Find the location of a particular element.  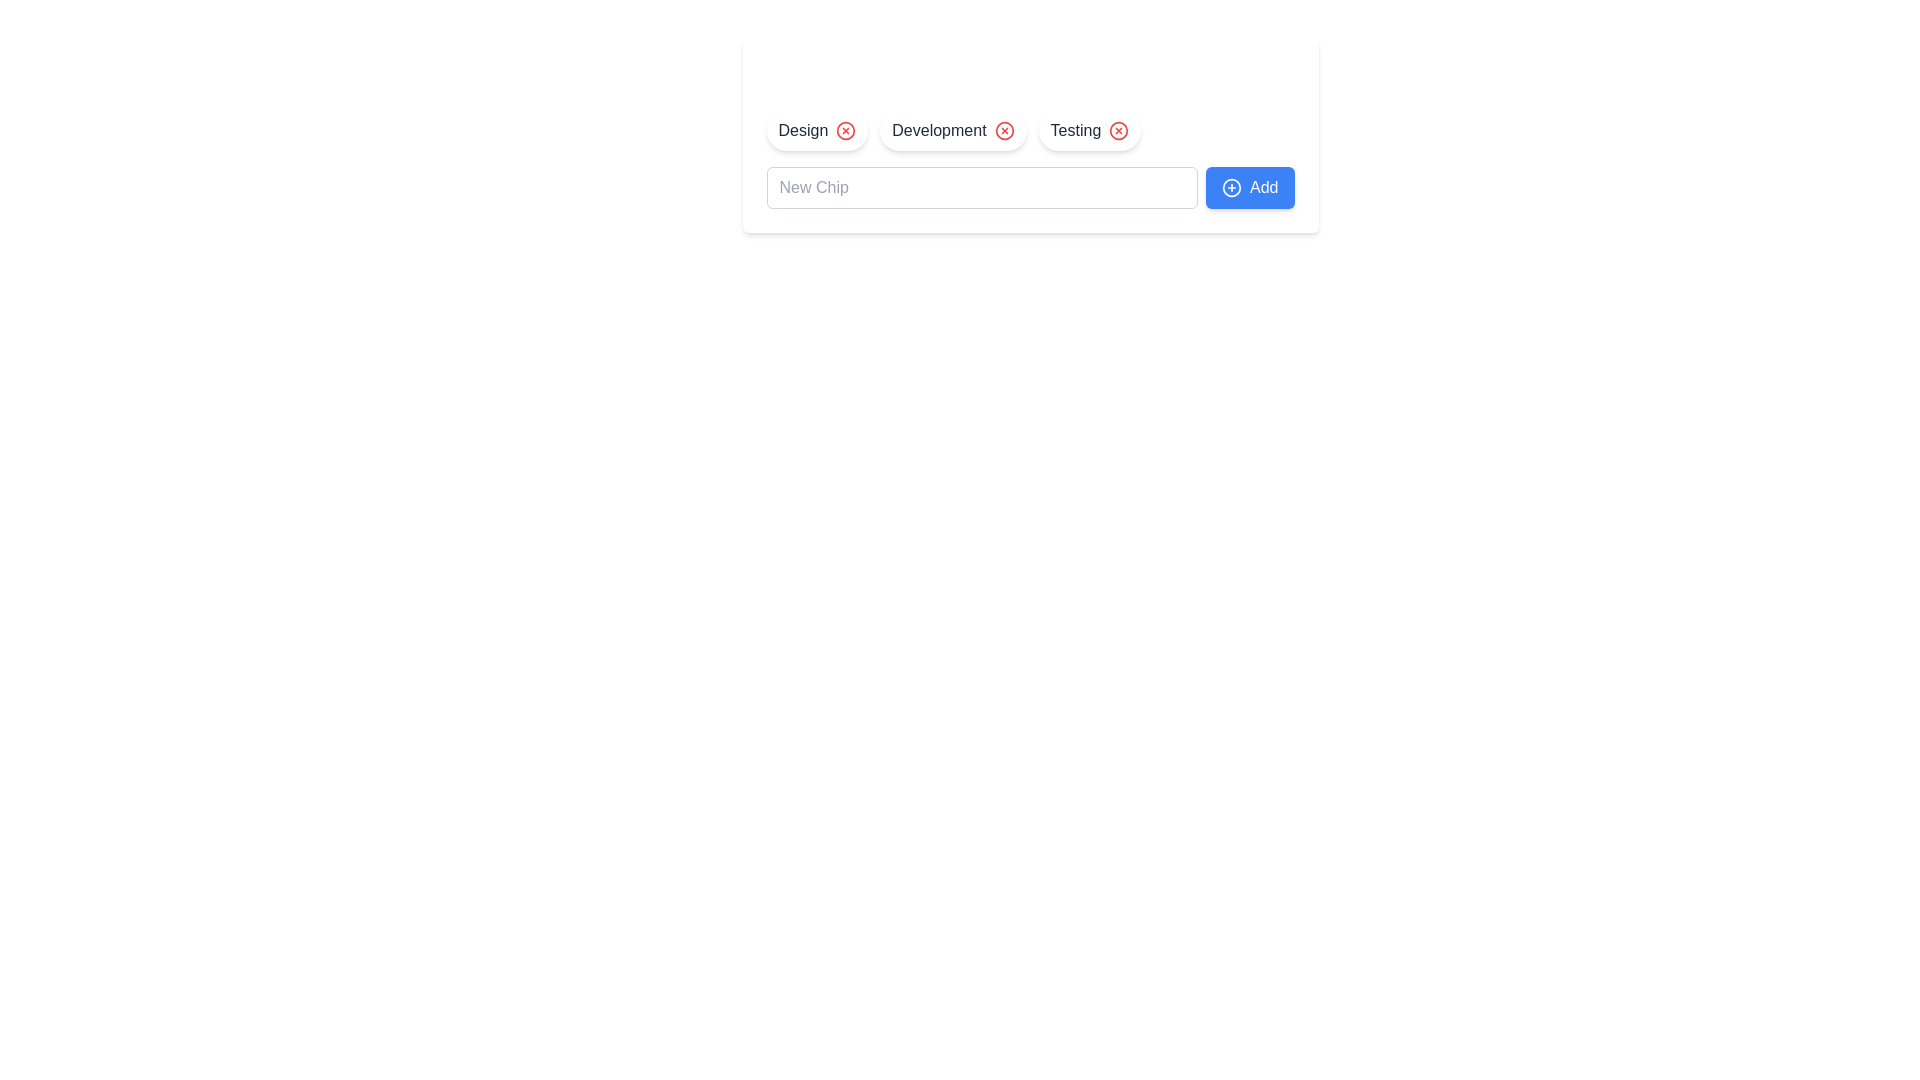

the Delete Button for Design element to observe UI feedback is located at coordinates (846, 131).